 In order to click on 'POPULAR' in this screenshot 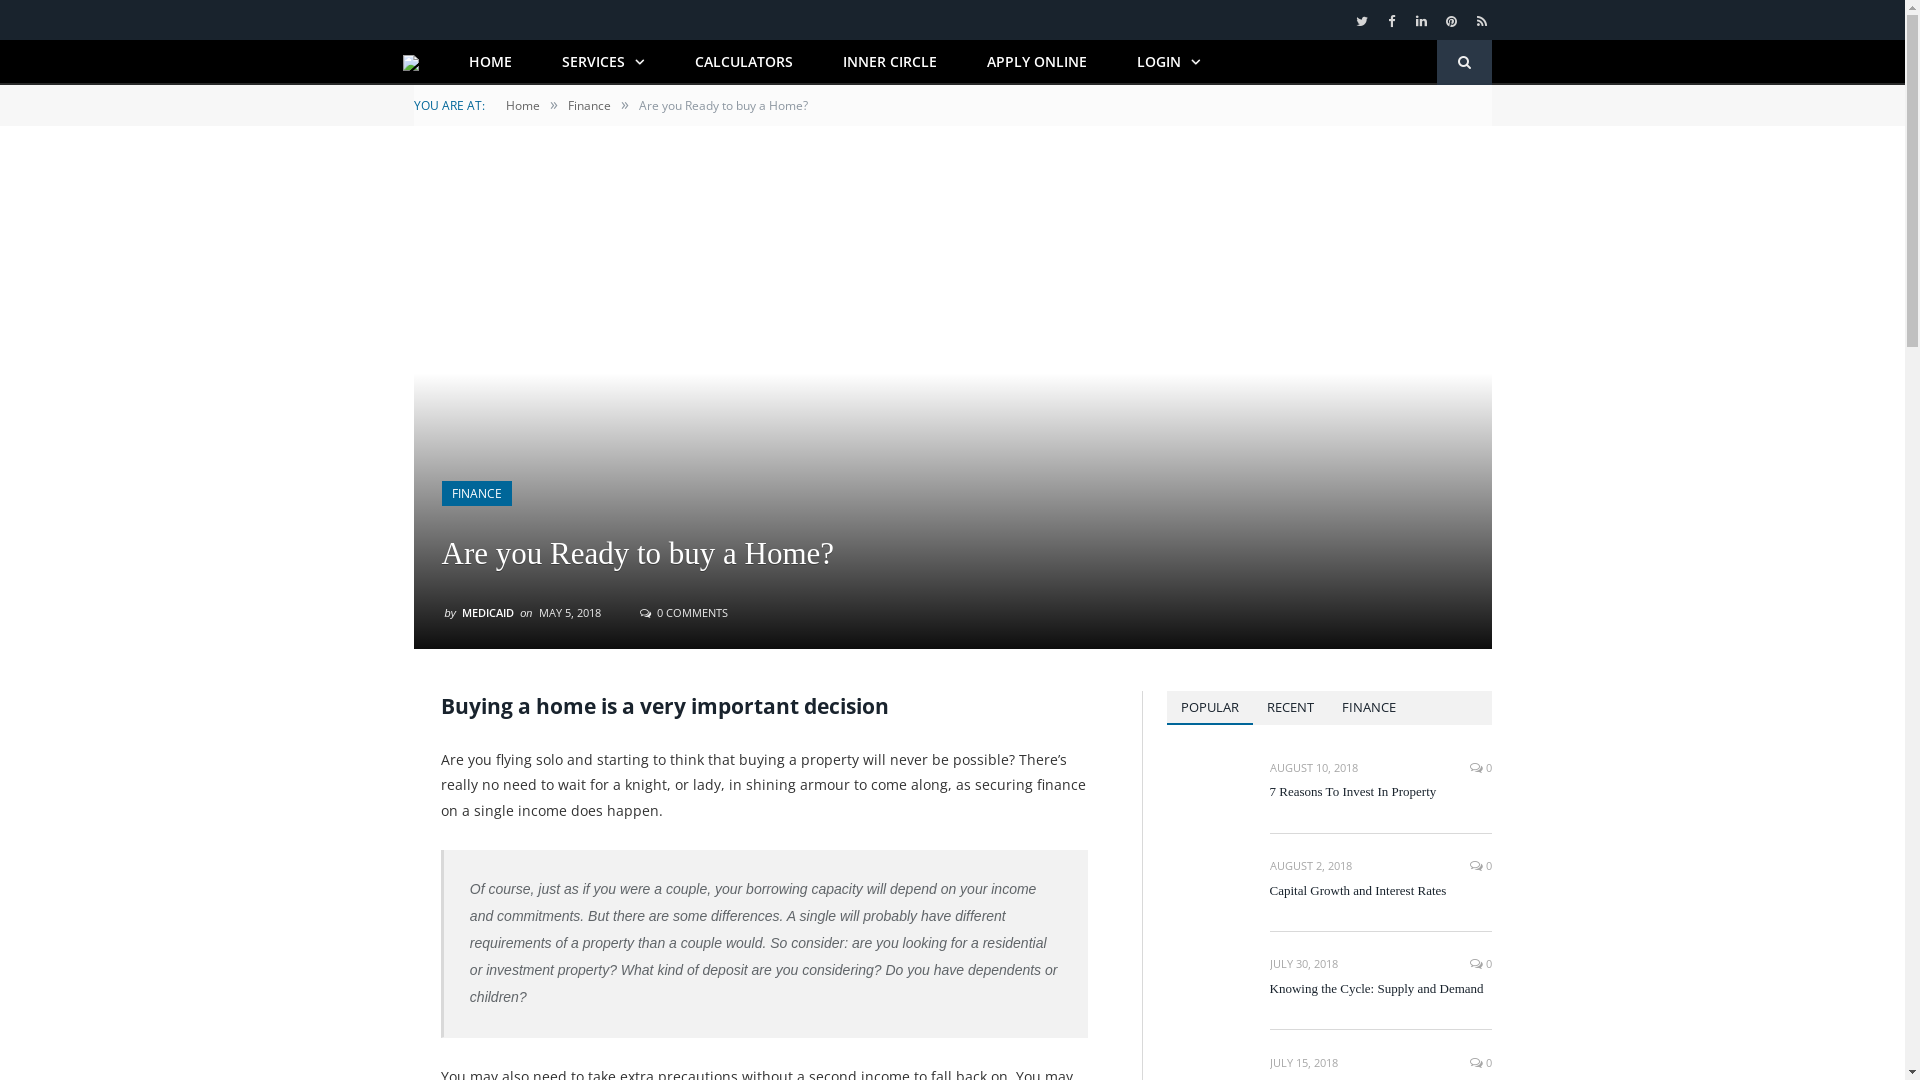, I will do `click(1166, 707)`.